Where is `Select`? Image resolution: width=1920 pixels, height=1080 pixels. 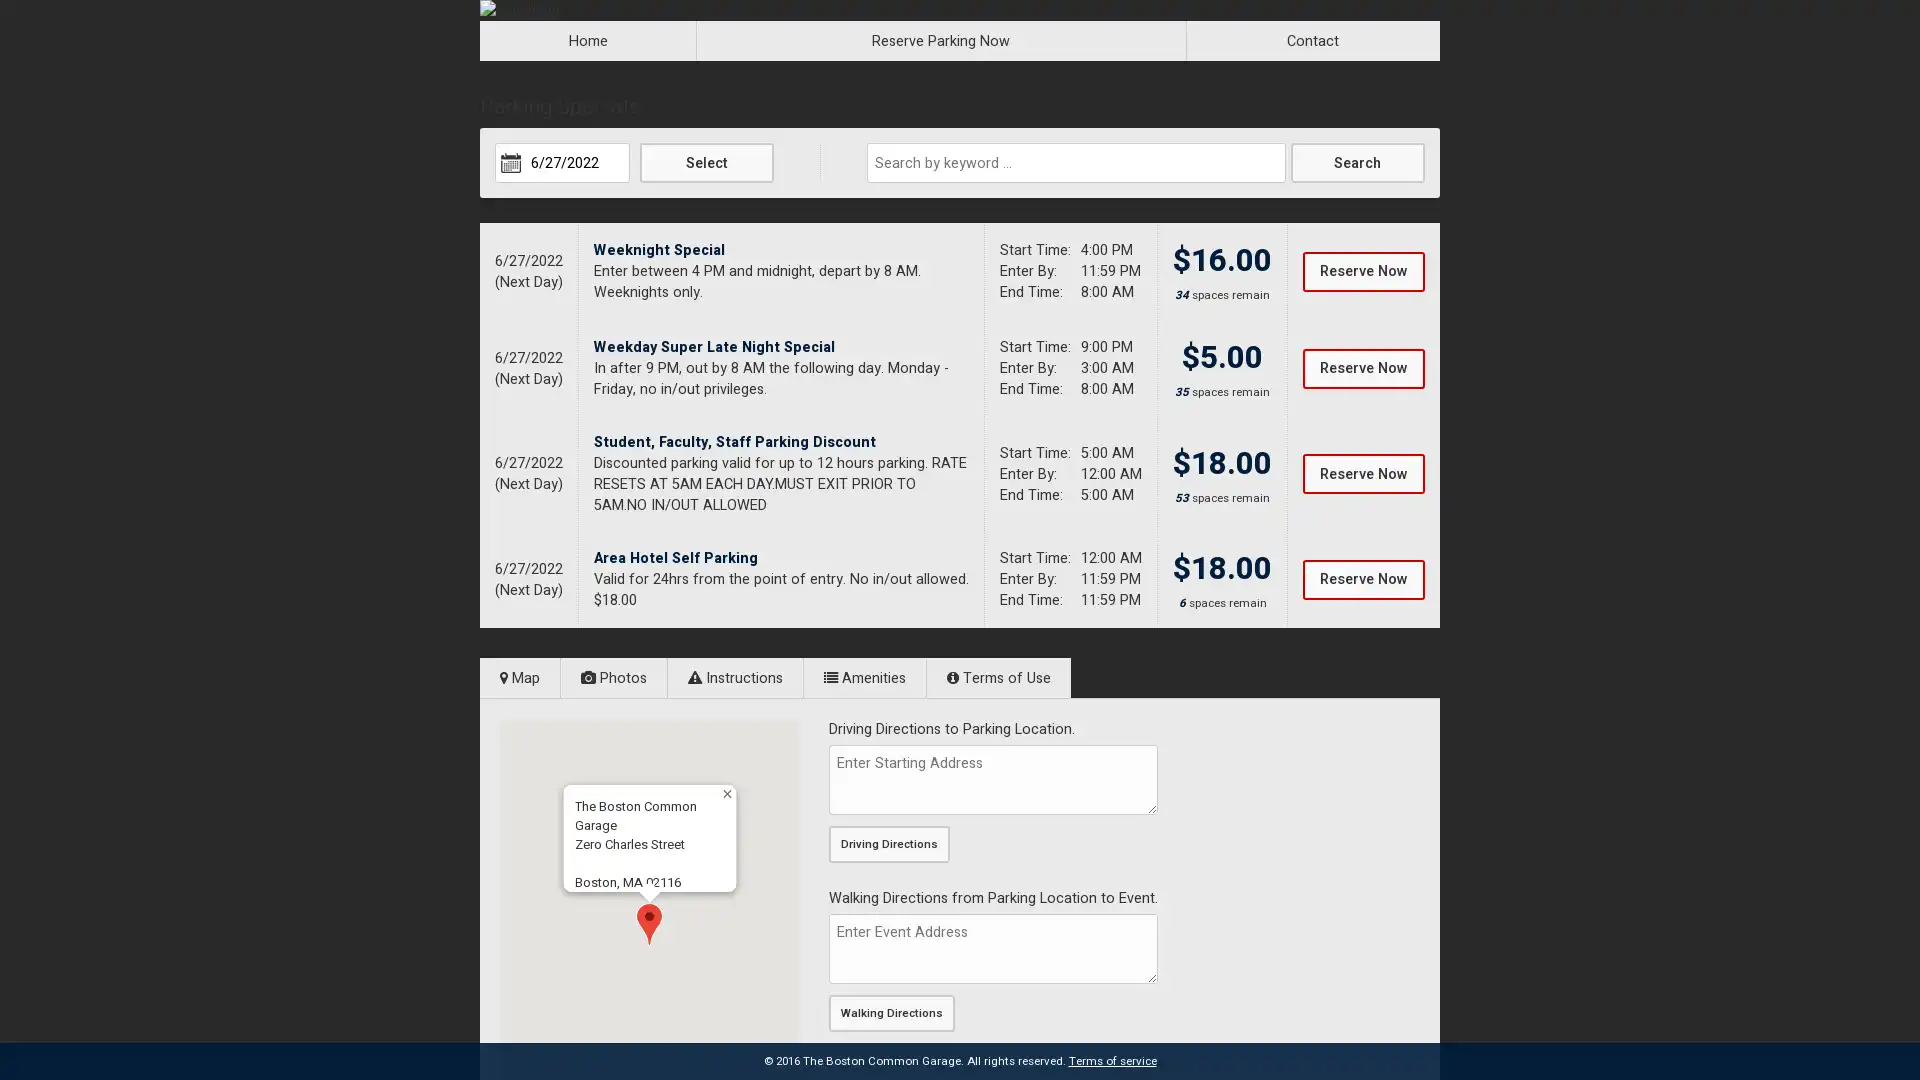
Select is located at coordinates (706, 161).